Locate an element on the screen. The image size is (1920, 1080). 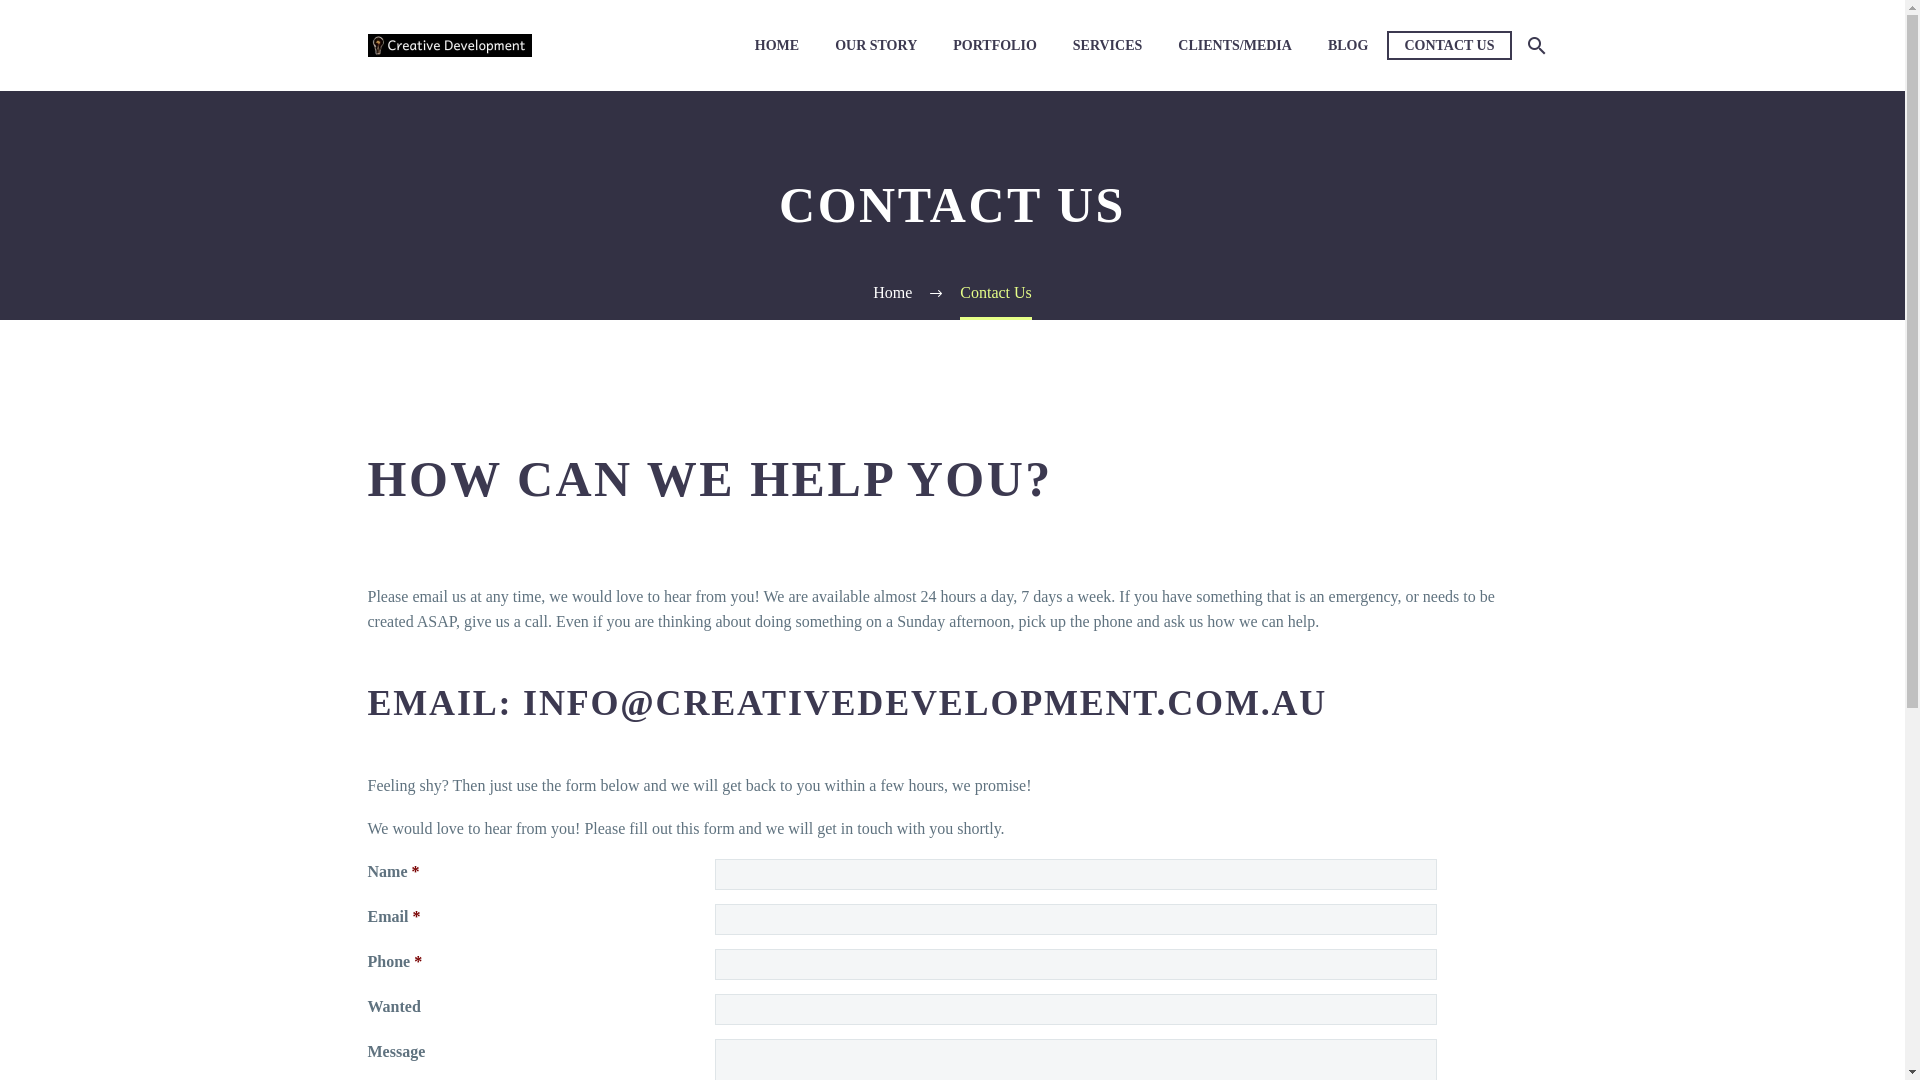
'PORTFOLIO' is located at coordinates (994, 45).